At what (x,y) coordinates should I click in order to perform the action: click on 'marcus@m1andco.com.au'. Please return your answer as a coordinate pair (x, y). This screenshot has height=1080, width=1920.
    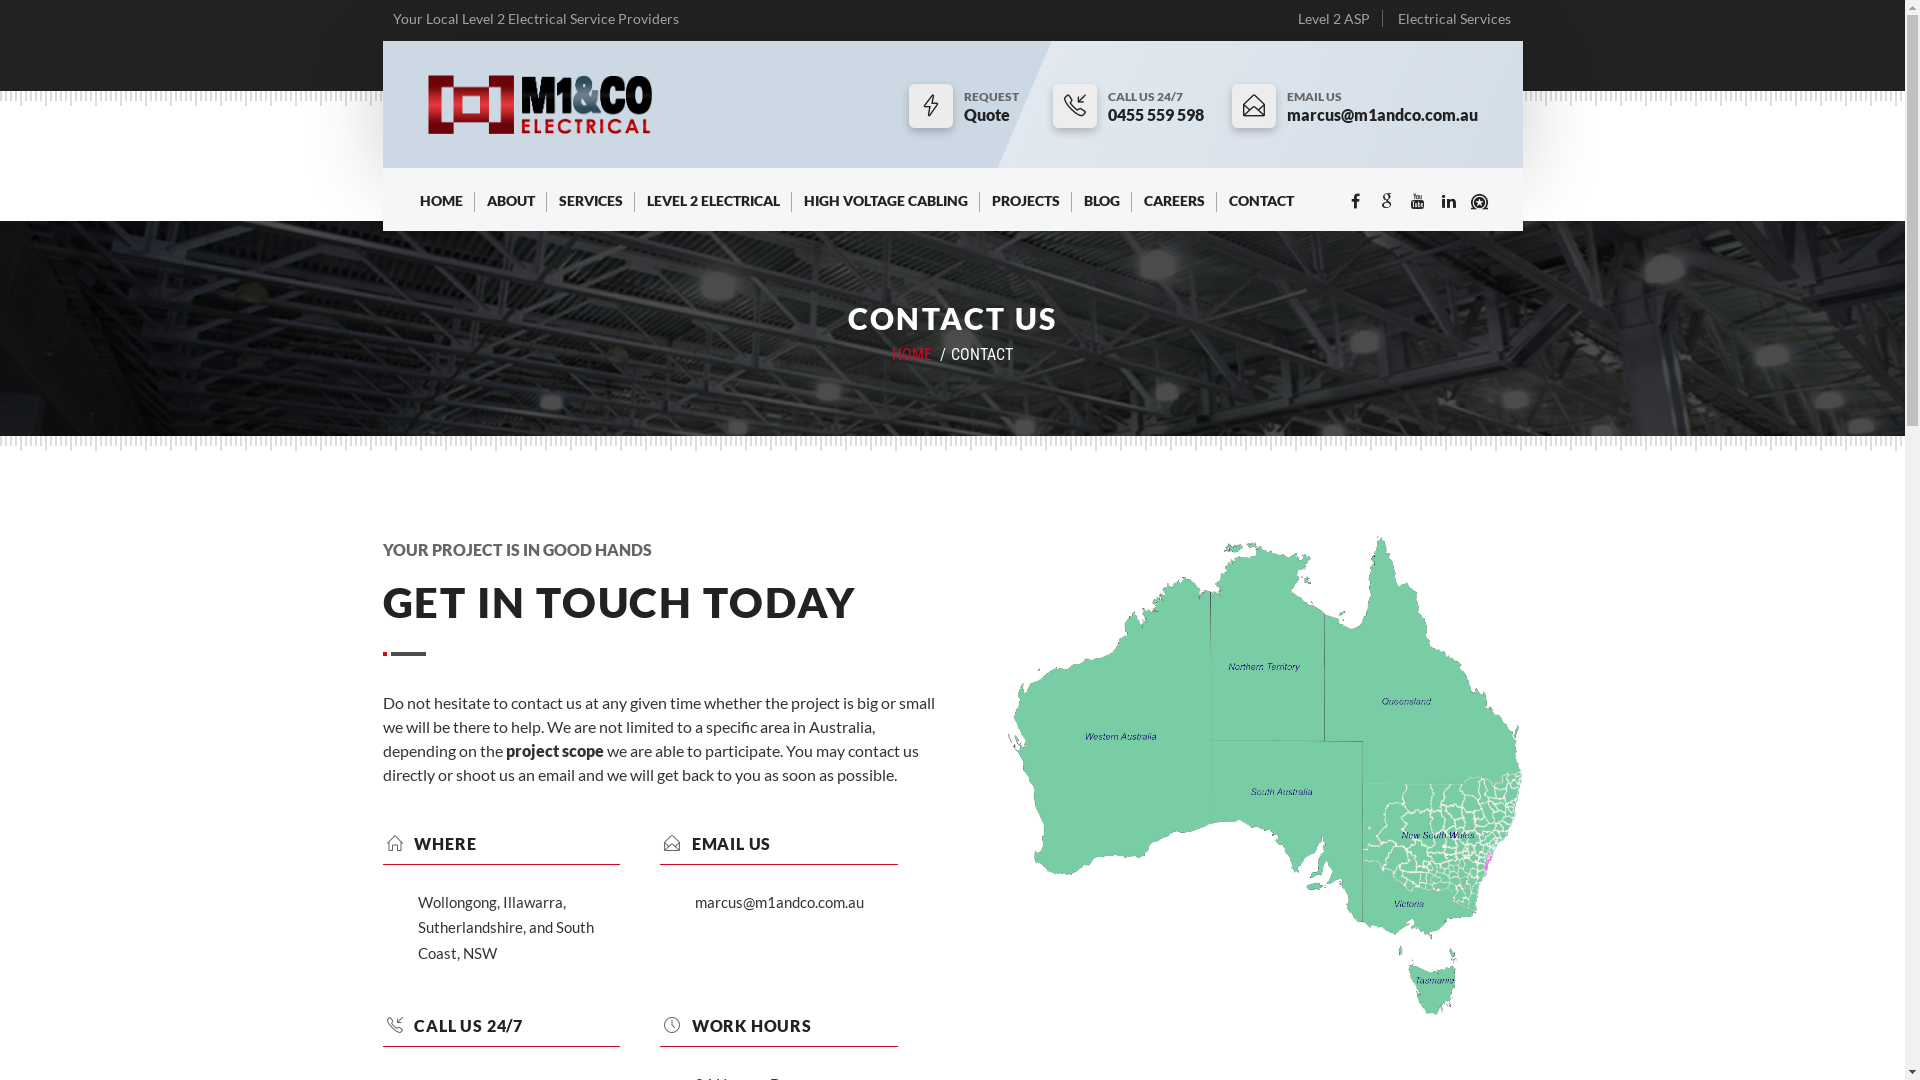
    Looking at the image, I should click on (1380, 115).